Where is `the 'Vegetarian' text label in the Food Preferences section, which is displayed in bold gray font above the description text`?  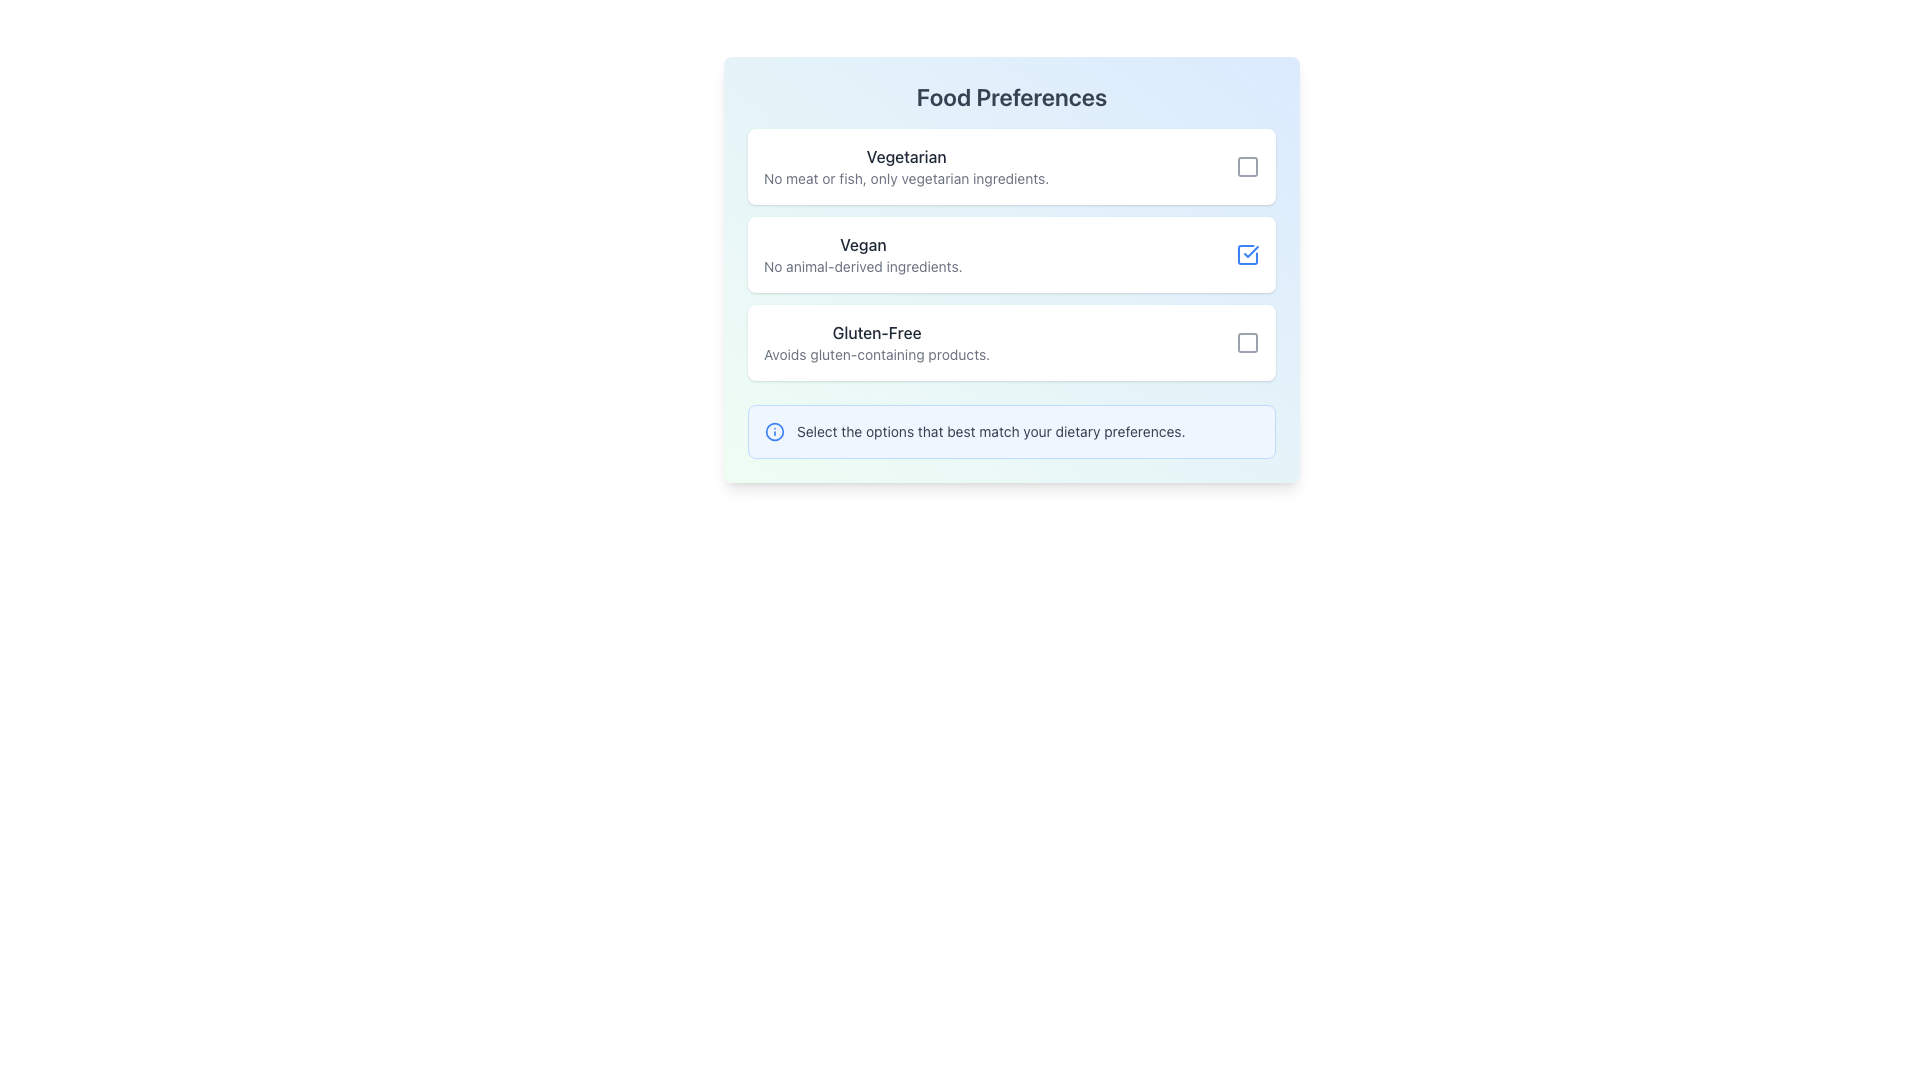
the 'Vegetarian' text label in the Food Preferences section, which is displayed in bold gray font above the description text is located at coordinates (905, 156).